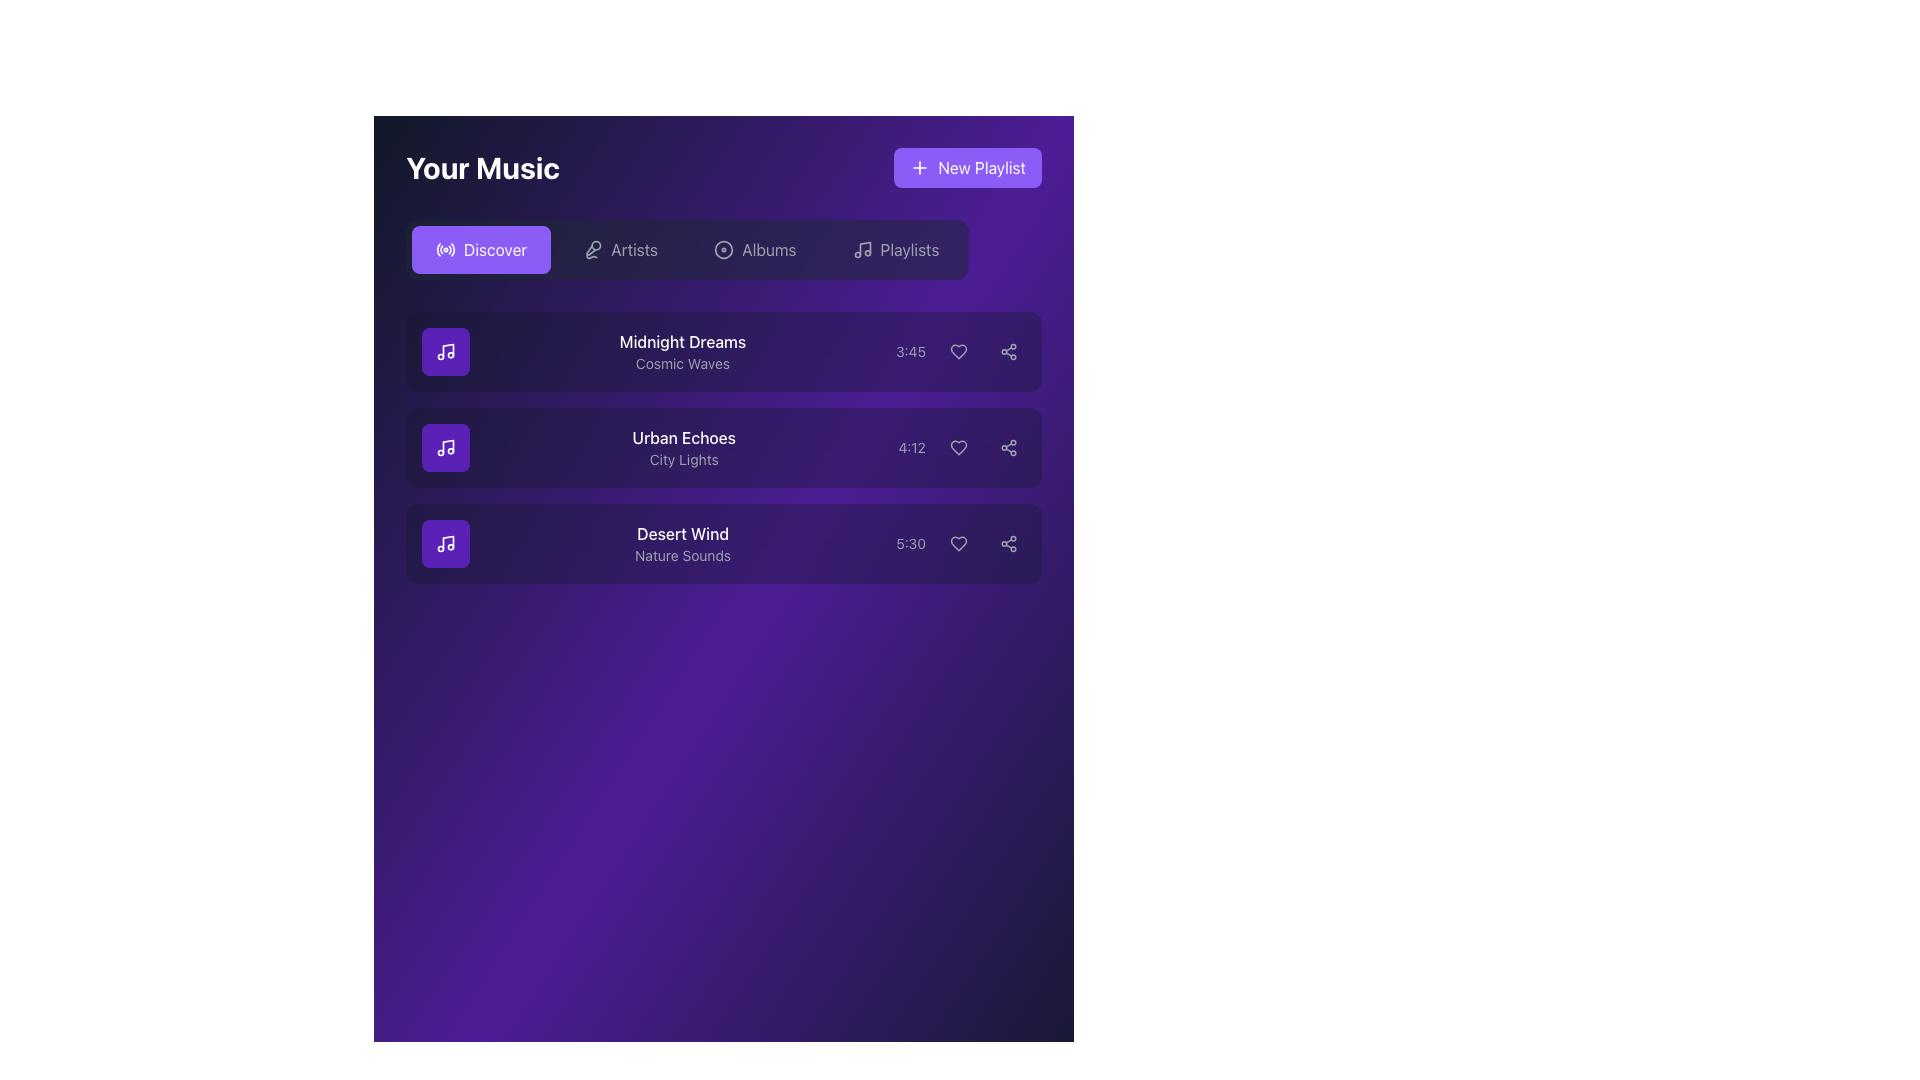 This screenshot has height=1080, width=1920. I want to click on the text display area that shows the title and subtitle of the music track, located at the top of the list with a music icon on the left and a timestamp on the right, so click(682, 350).